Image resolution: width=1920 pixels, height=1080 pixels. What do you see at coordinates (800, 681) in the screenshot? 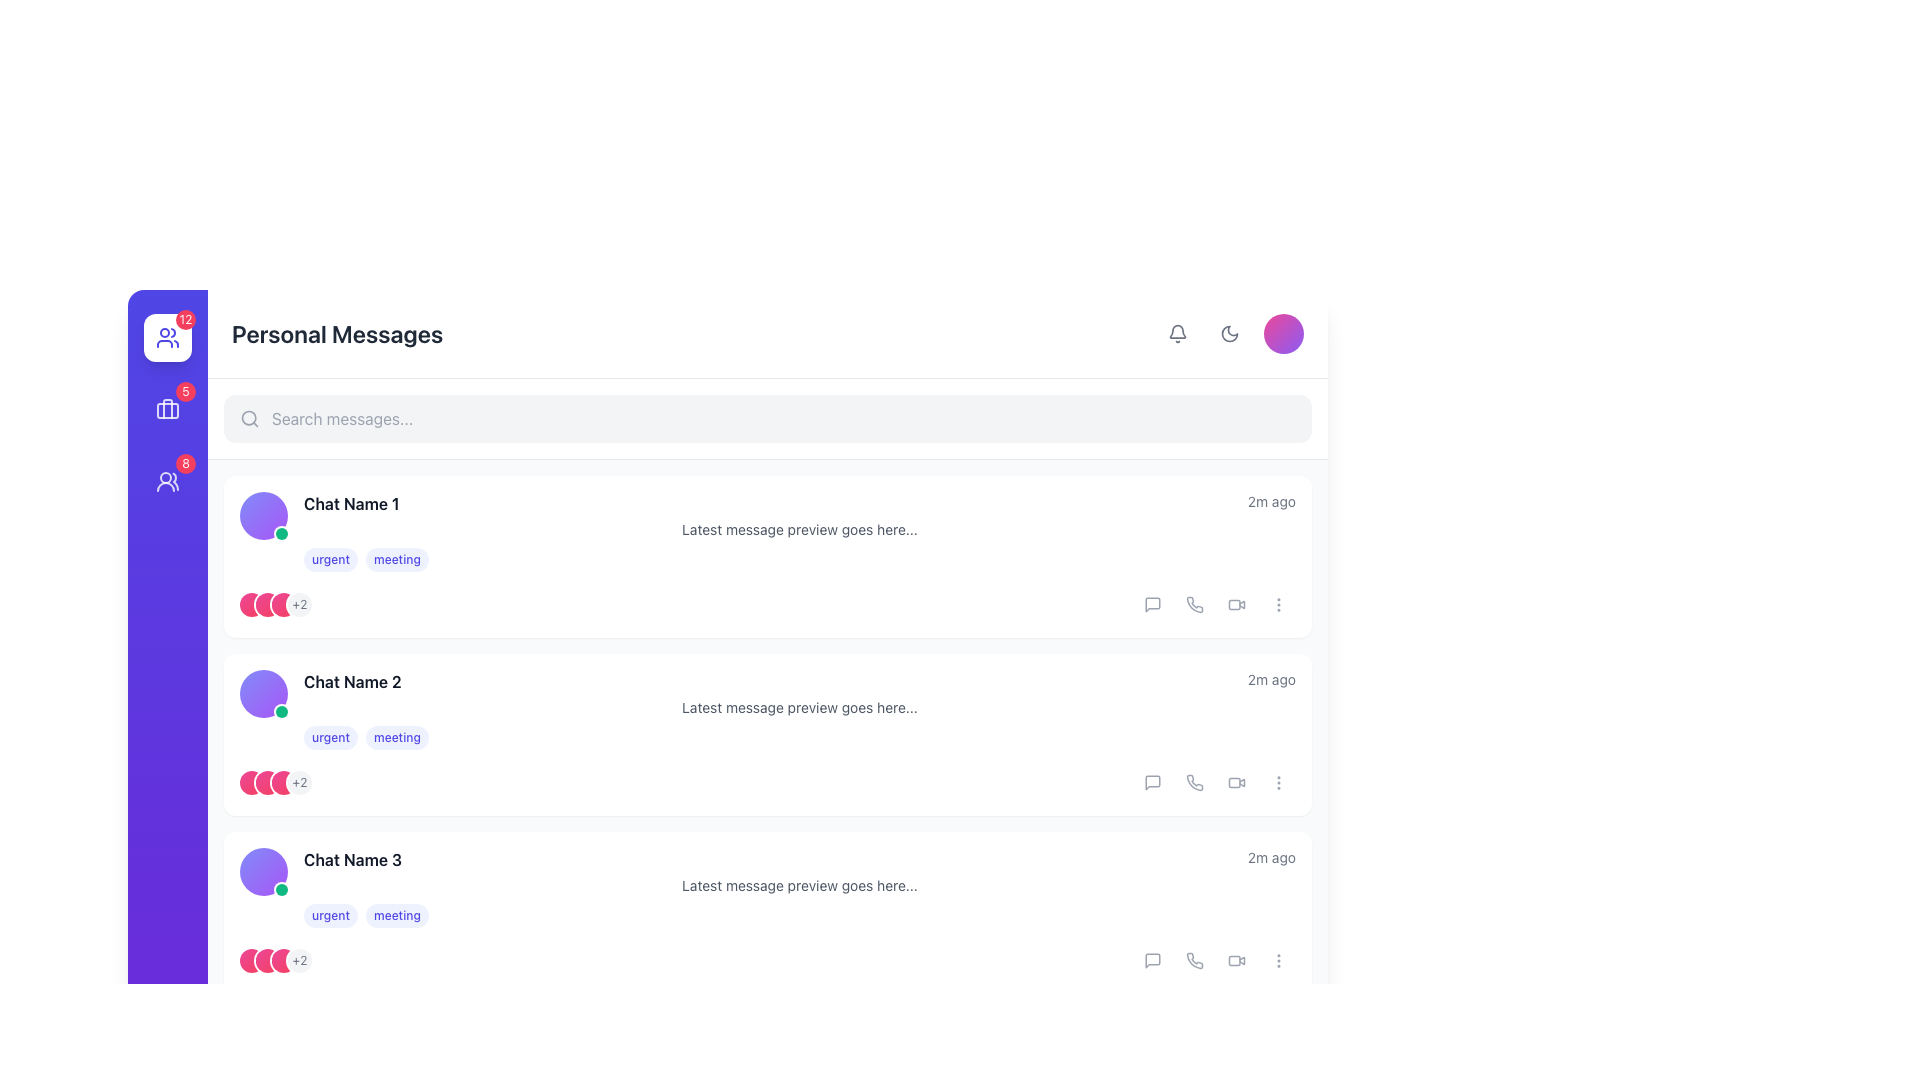
I see `the timestamp in the second chat entry of the message overview section` at bounding box center [800, 681].